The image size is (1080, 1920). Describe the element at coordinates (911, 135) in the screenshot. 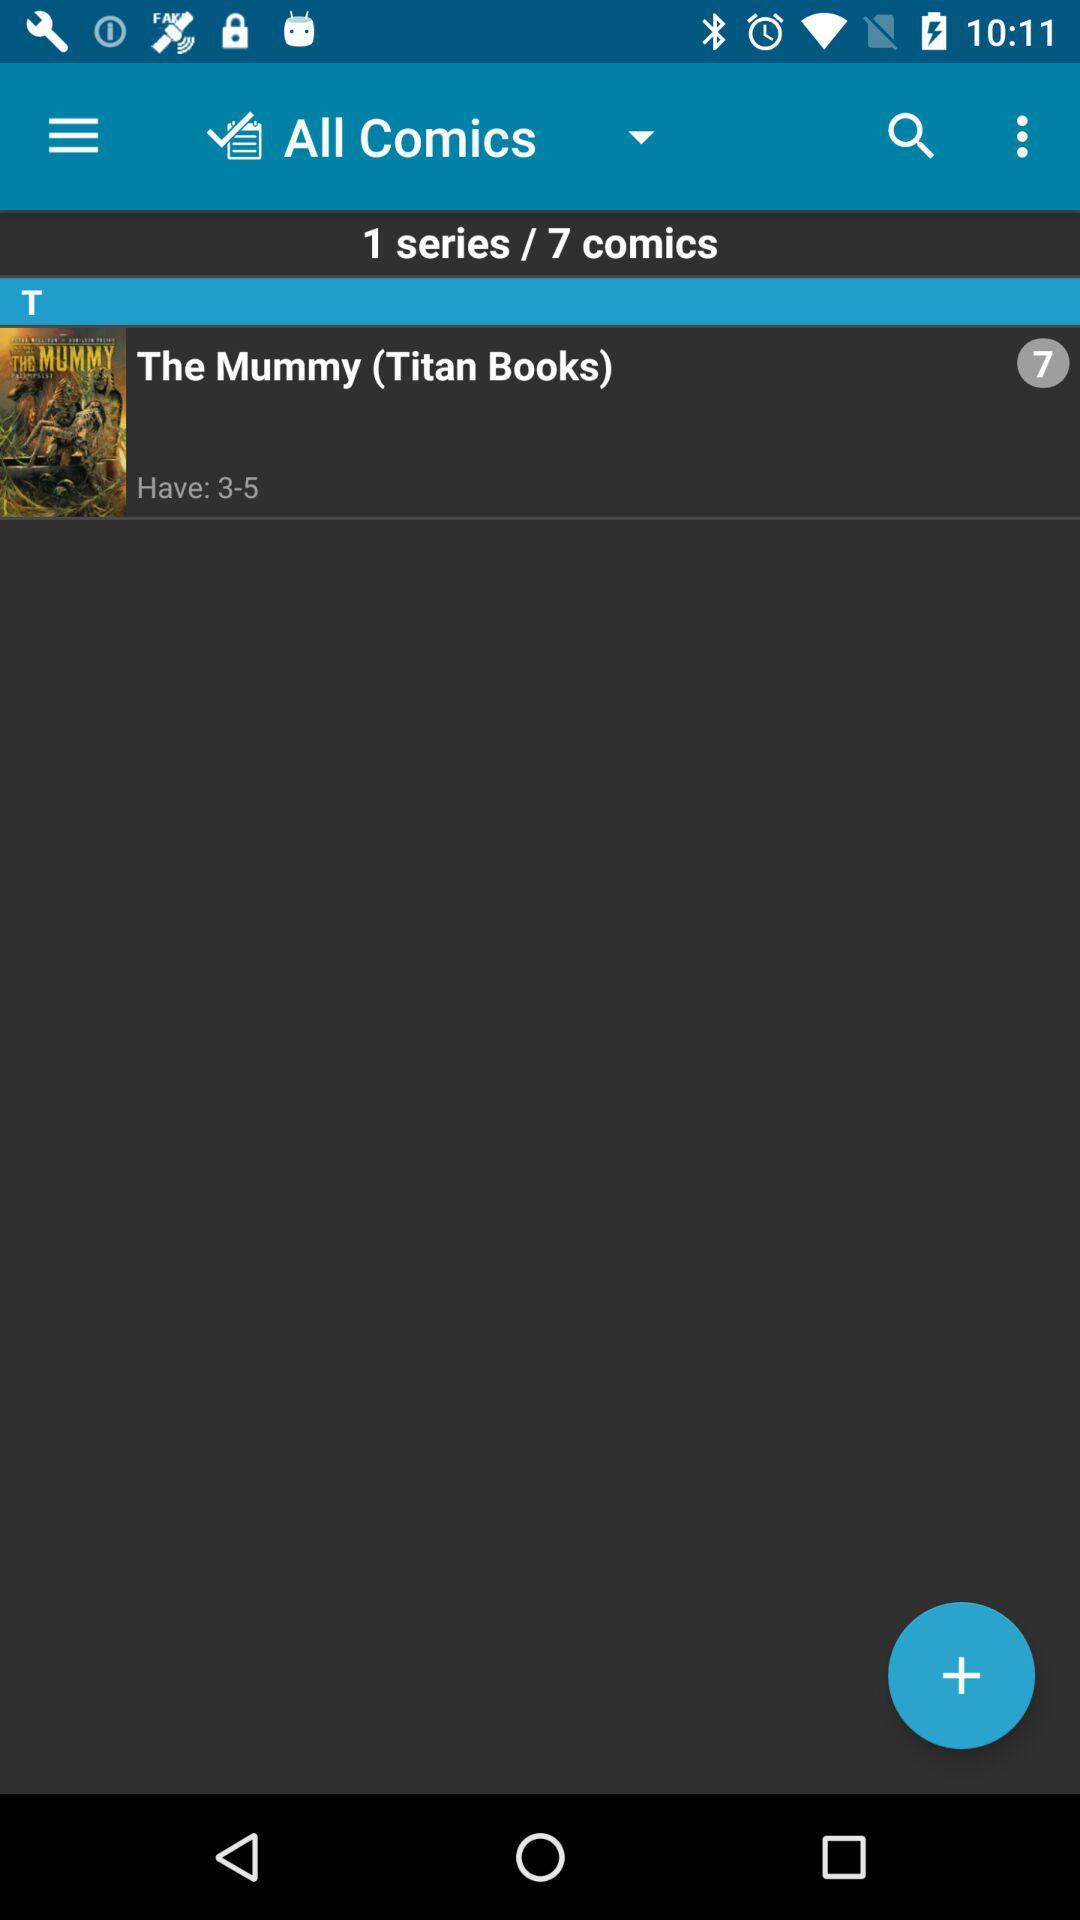

I see `the icon next to all comics item` at that location.